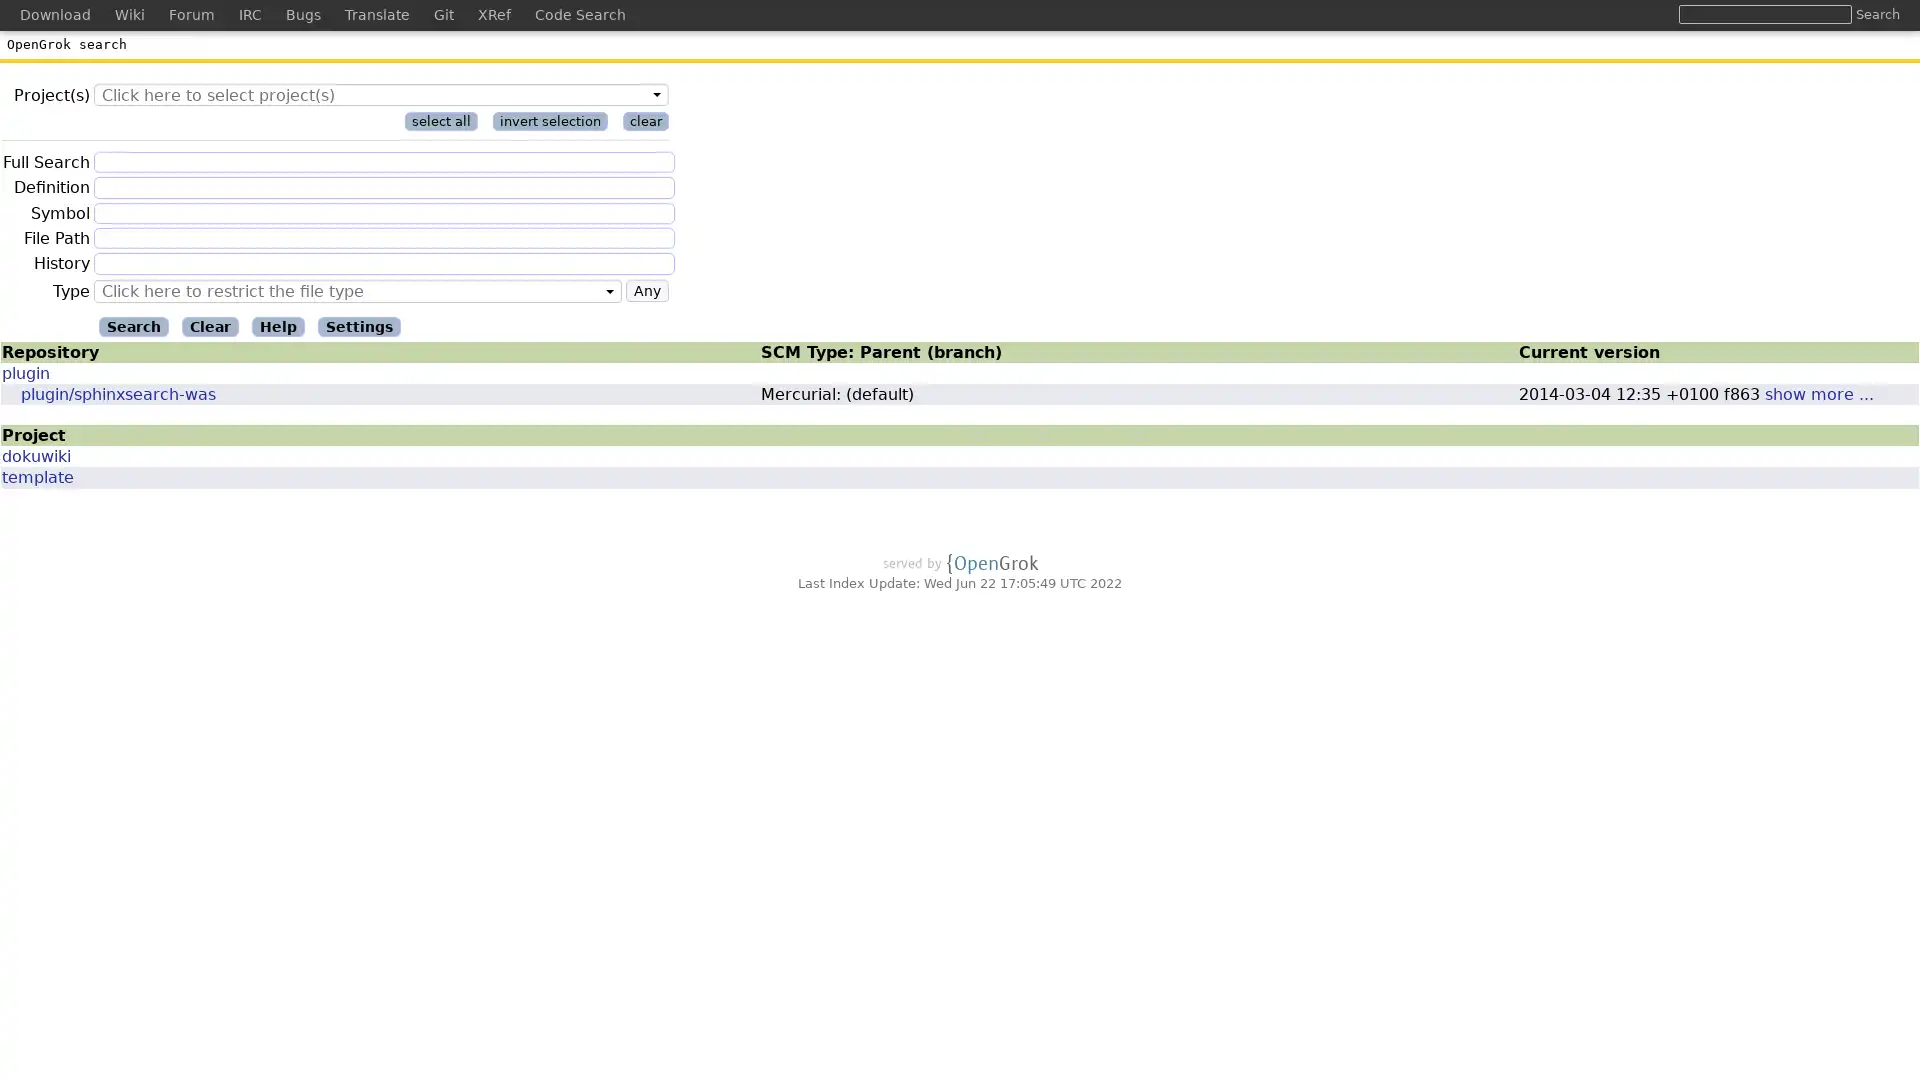 This screenshot has height=1080, width=1920. What do you see at coordinates (210, 325) in the screenshot?
I see `Clear` at bounding box center [210, 325].